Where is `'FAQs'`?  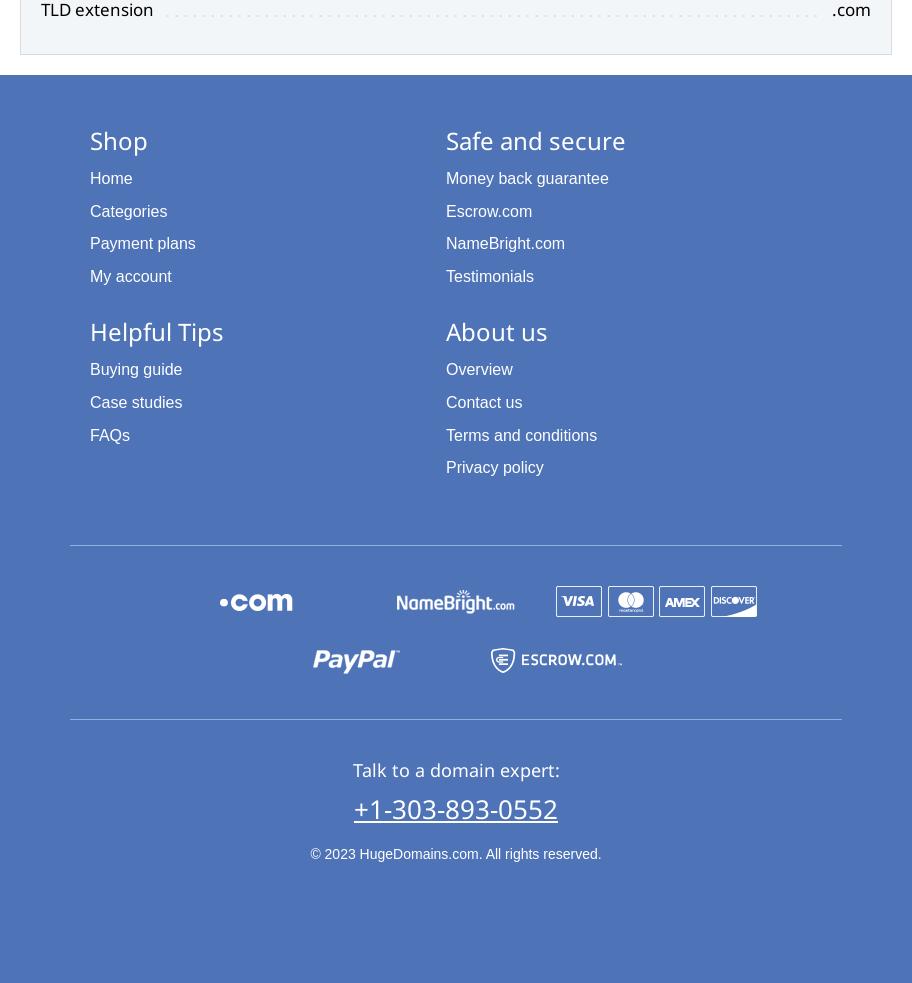 'FAQs' is located at coordinates (109, 433).